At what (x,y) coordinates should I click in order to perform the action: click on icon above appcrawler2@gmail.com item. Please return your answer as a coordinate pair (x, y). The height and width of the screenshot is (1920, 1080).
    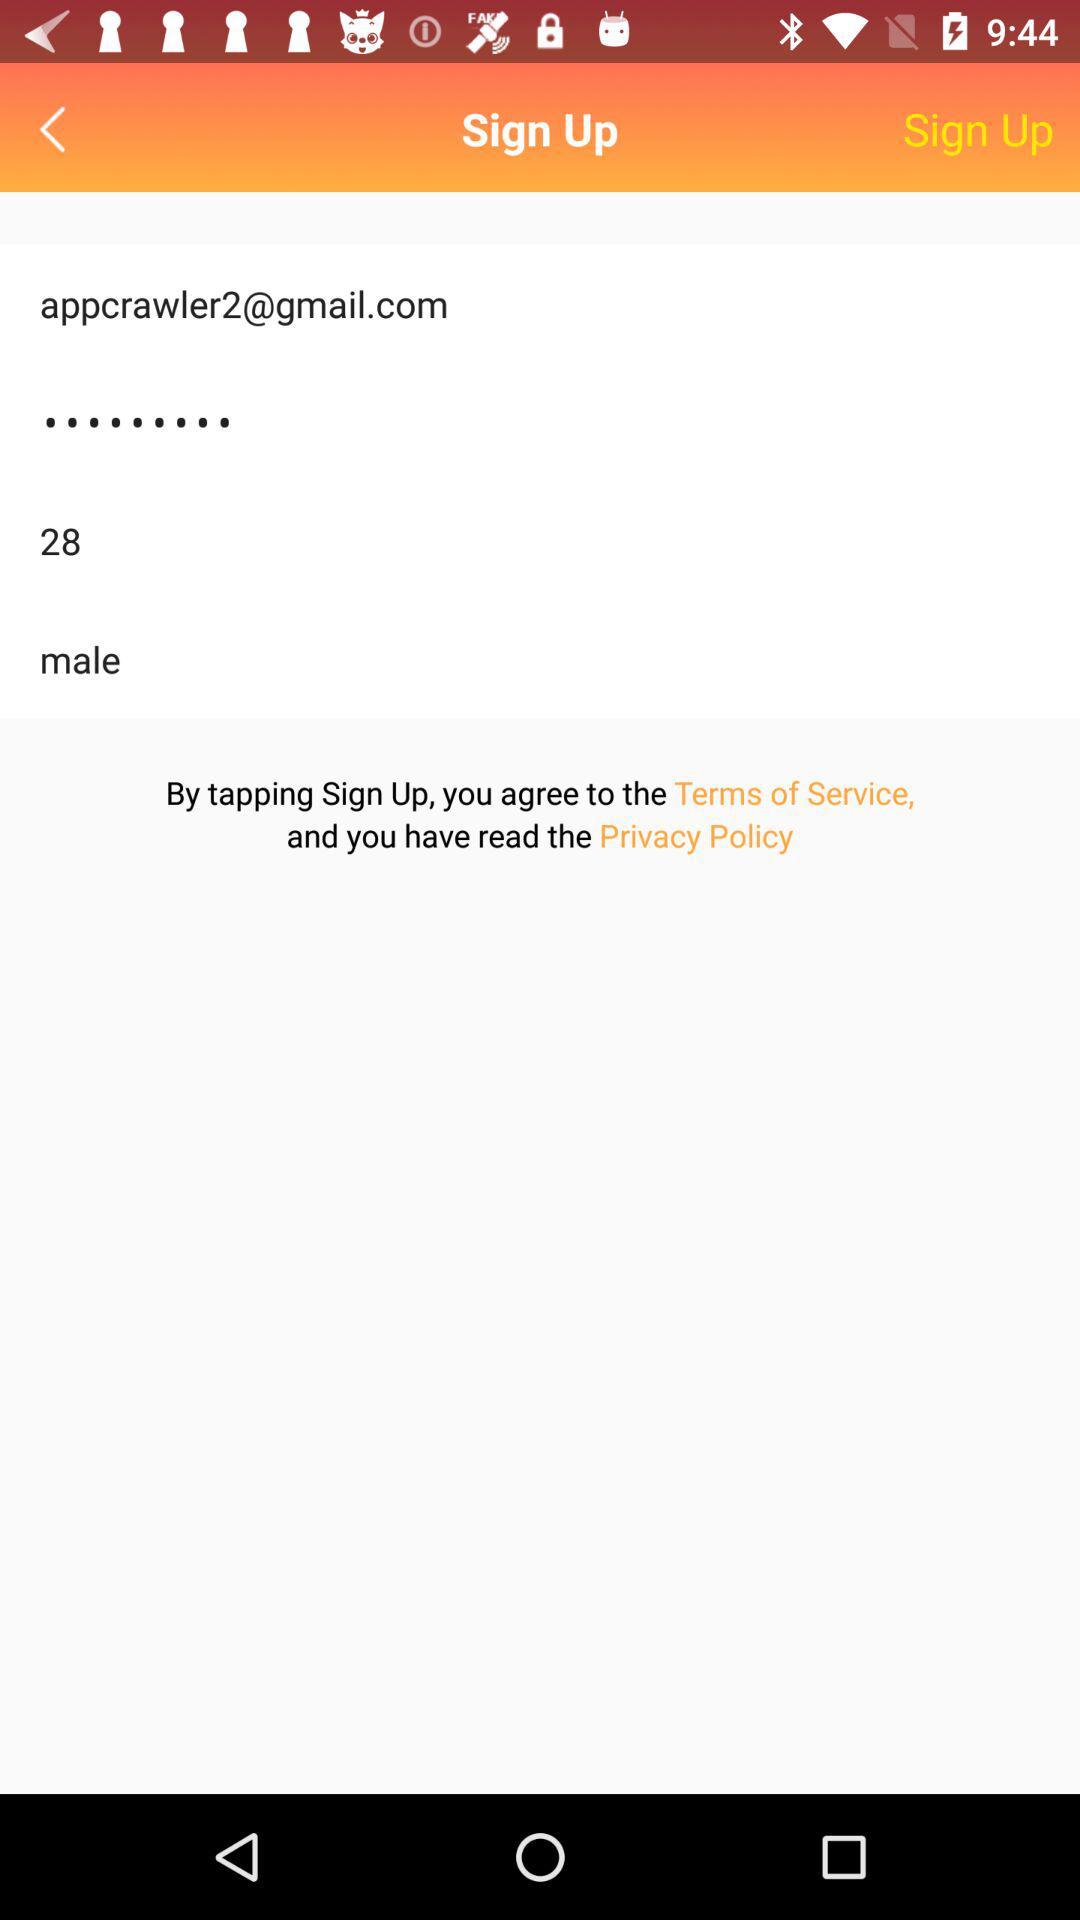
    Looking at the image, I should click on (56, 128).